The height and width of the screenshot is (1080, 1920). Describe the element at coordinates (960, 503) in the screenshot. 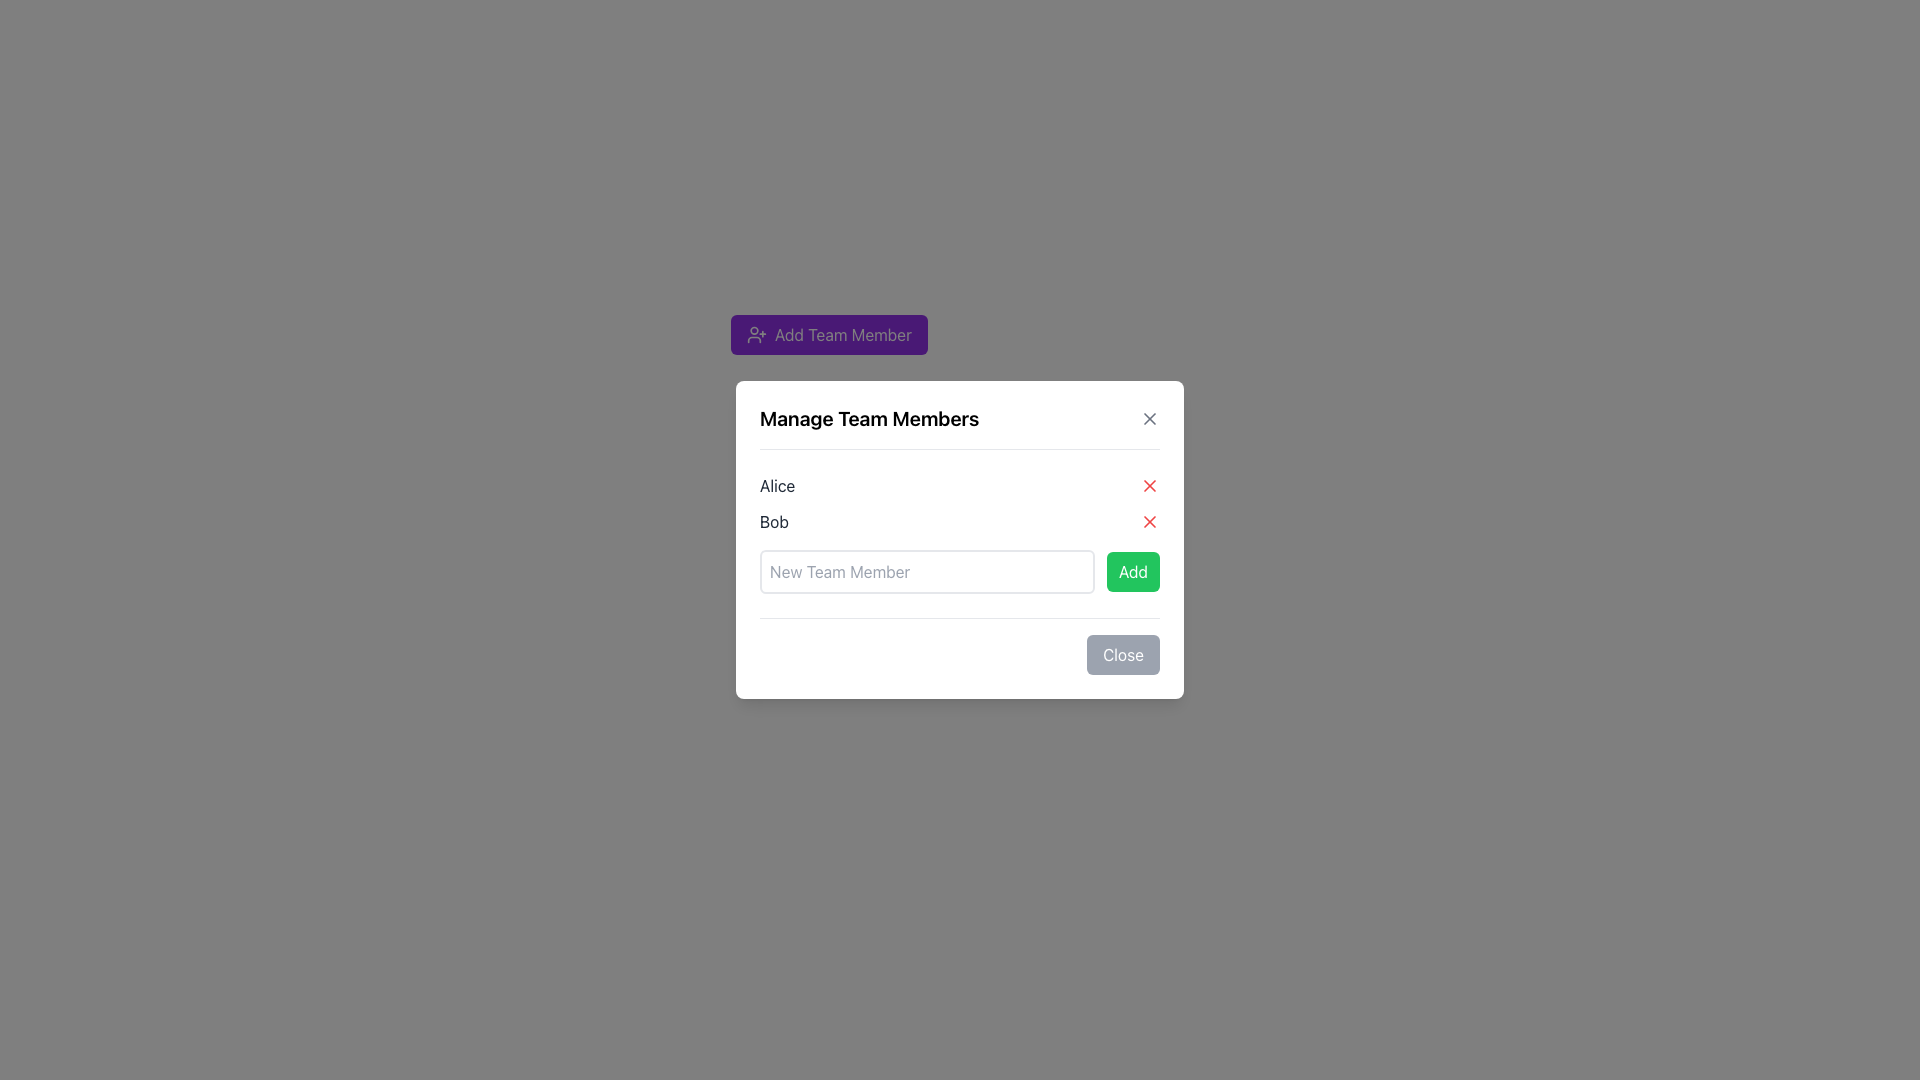

I see `names 'Alice' and 'Bob' from the display list in the modal window titled 'Manage Team Members'` at that location.